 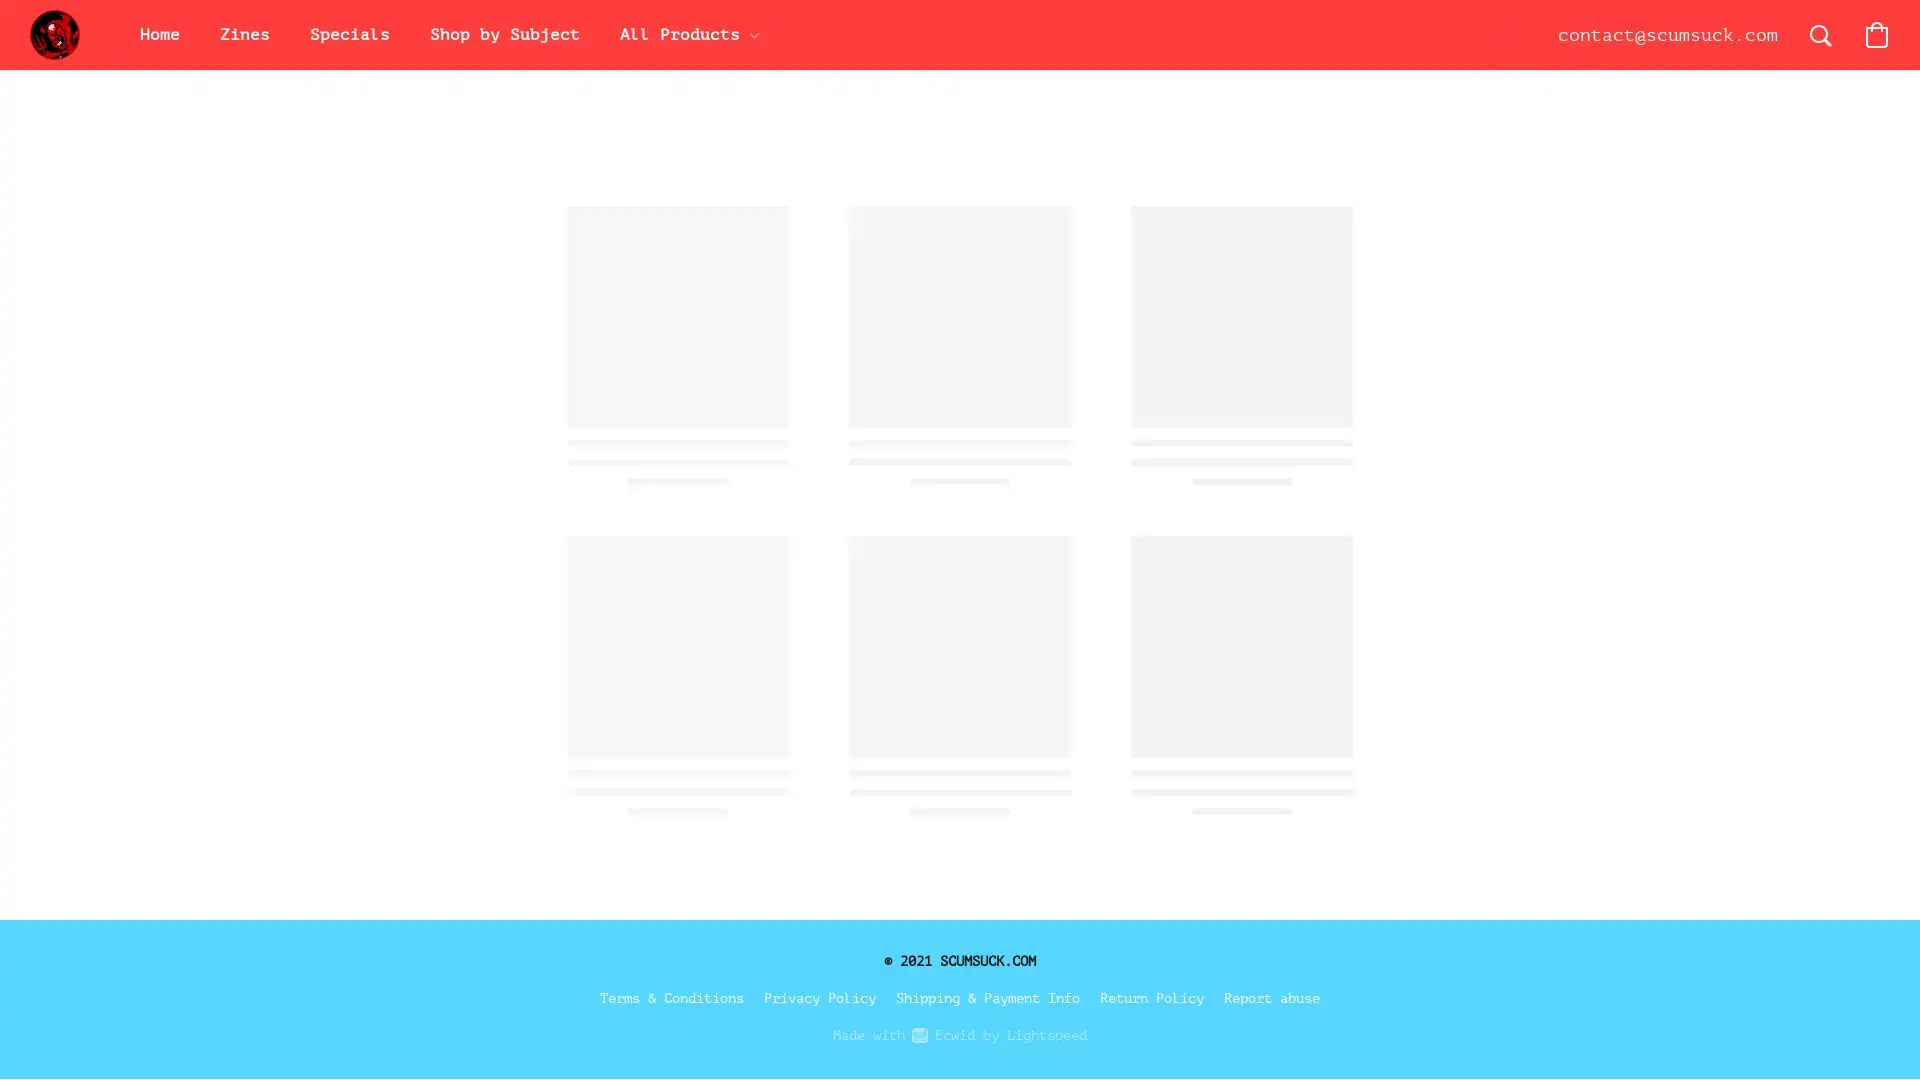 What do you see at coordinates (1820, 34) in the screenshot?
I see `Search the website` at bounding box center [1820, 34].